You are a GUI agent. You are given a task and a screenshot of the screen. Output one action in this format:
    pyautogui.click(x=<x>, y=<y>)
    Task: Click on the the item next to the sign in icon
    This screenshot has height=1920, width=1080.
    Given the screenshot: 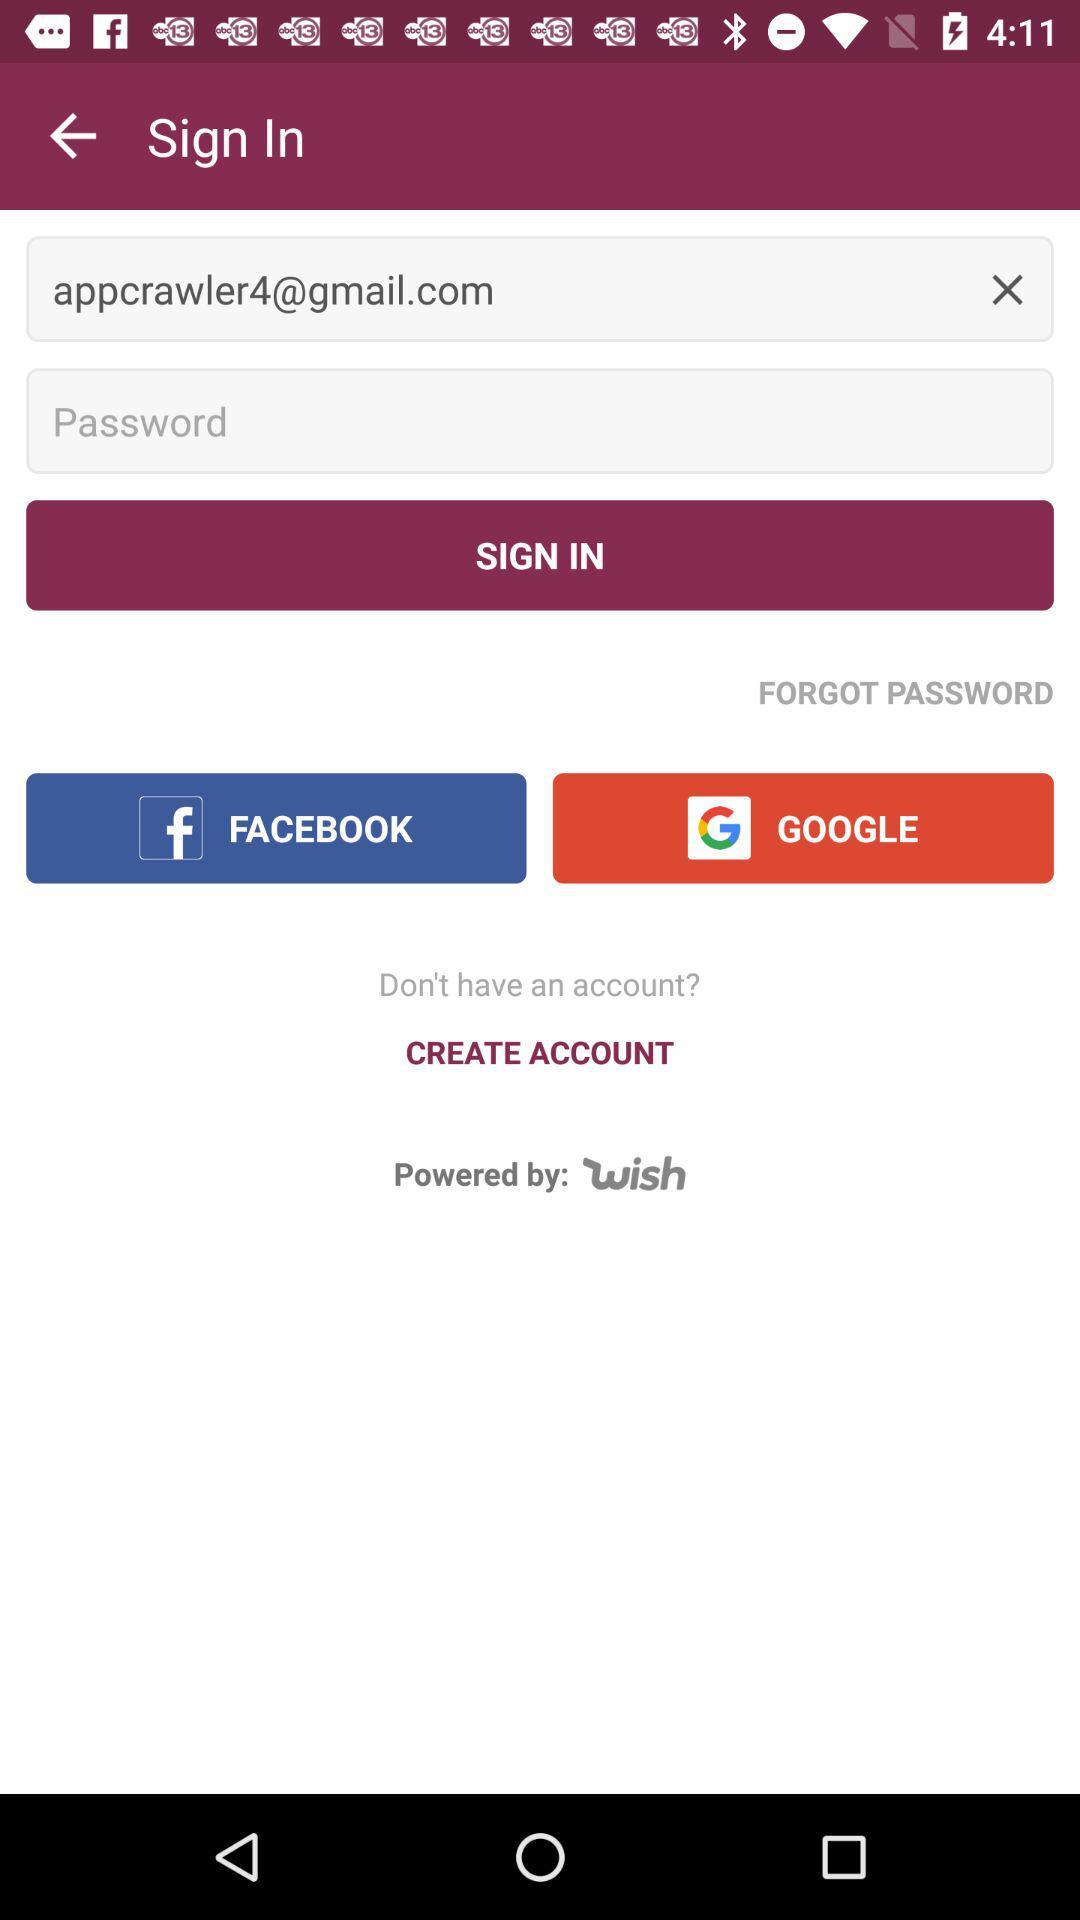 What is the action you would take?
    pyautogui.click(x=72, y=135)
    